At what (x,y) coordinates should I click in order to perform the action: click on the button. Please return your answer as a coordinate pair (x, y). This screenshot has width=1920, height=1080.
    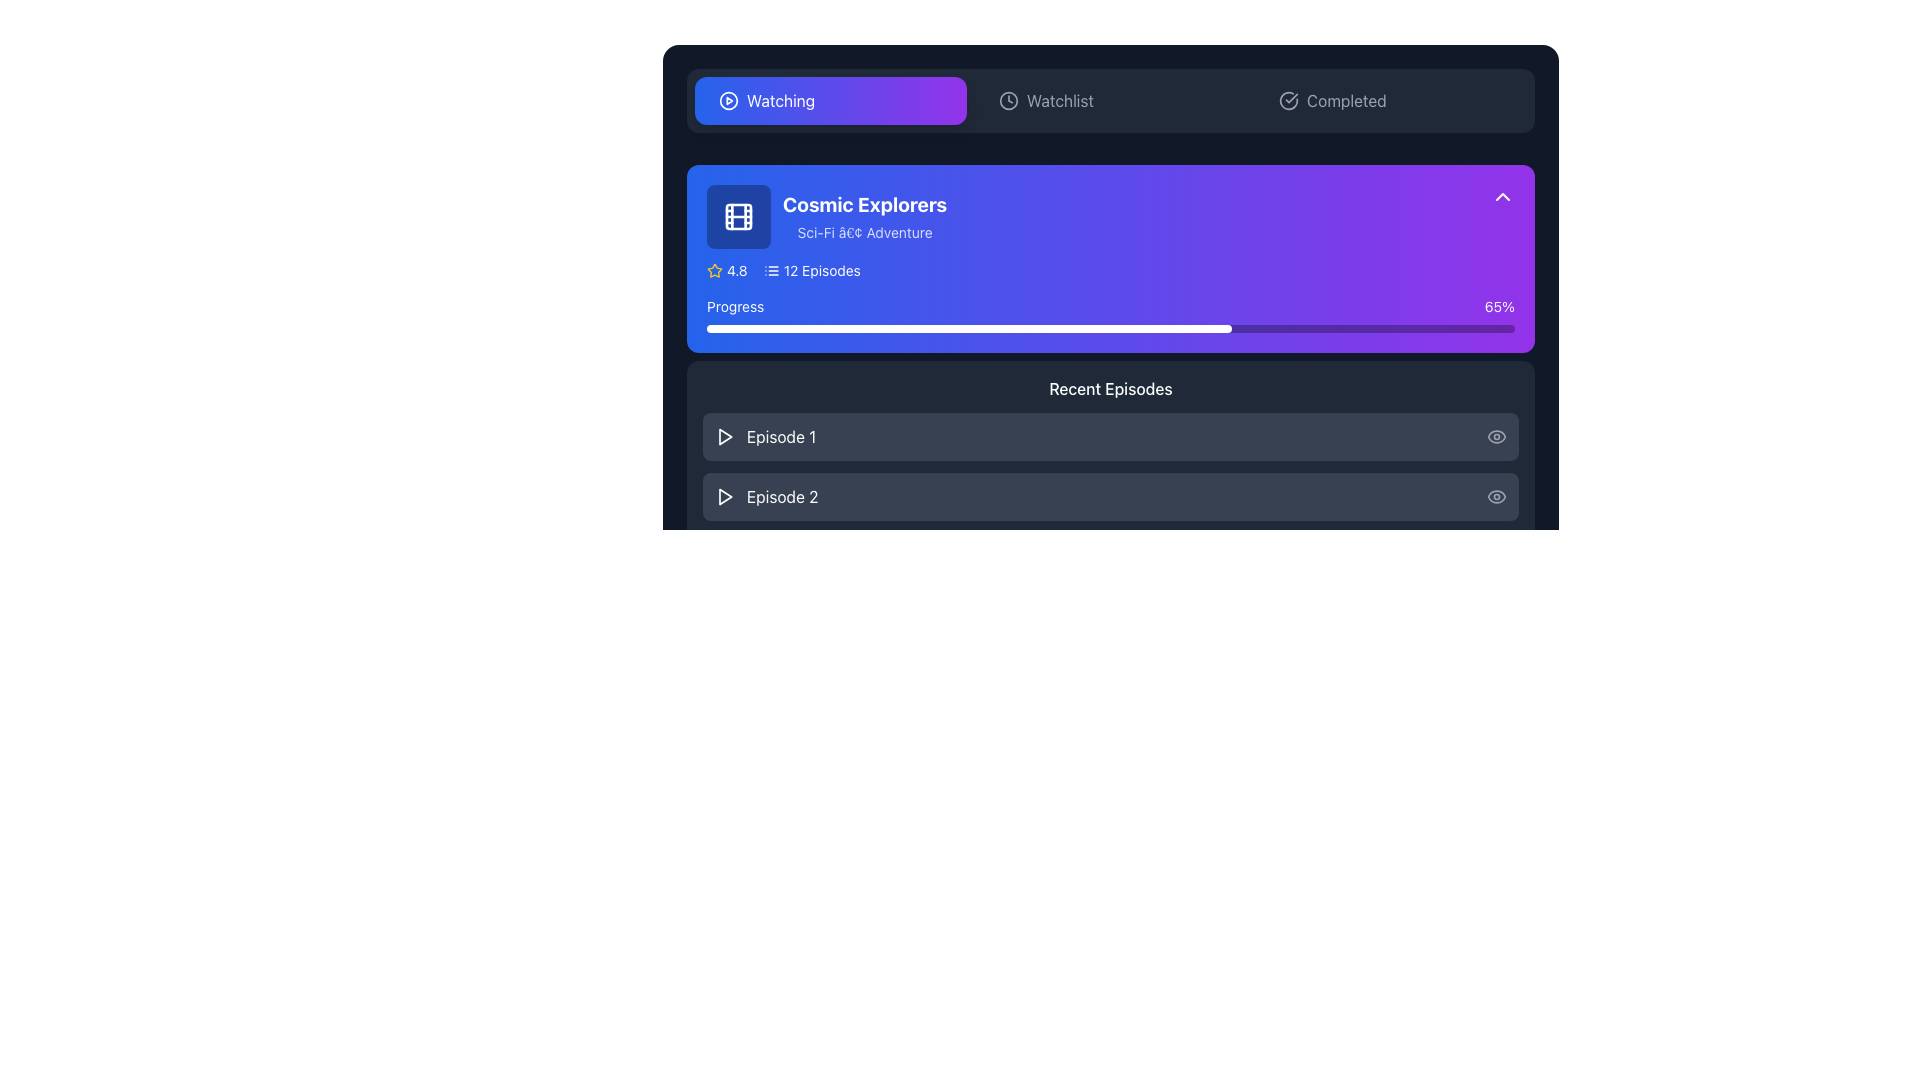
    Looking at the image, I should click on (1109, 496).